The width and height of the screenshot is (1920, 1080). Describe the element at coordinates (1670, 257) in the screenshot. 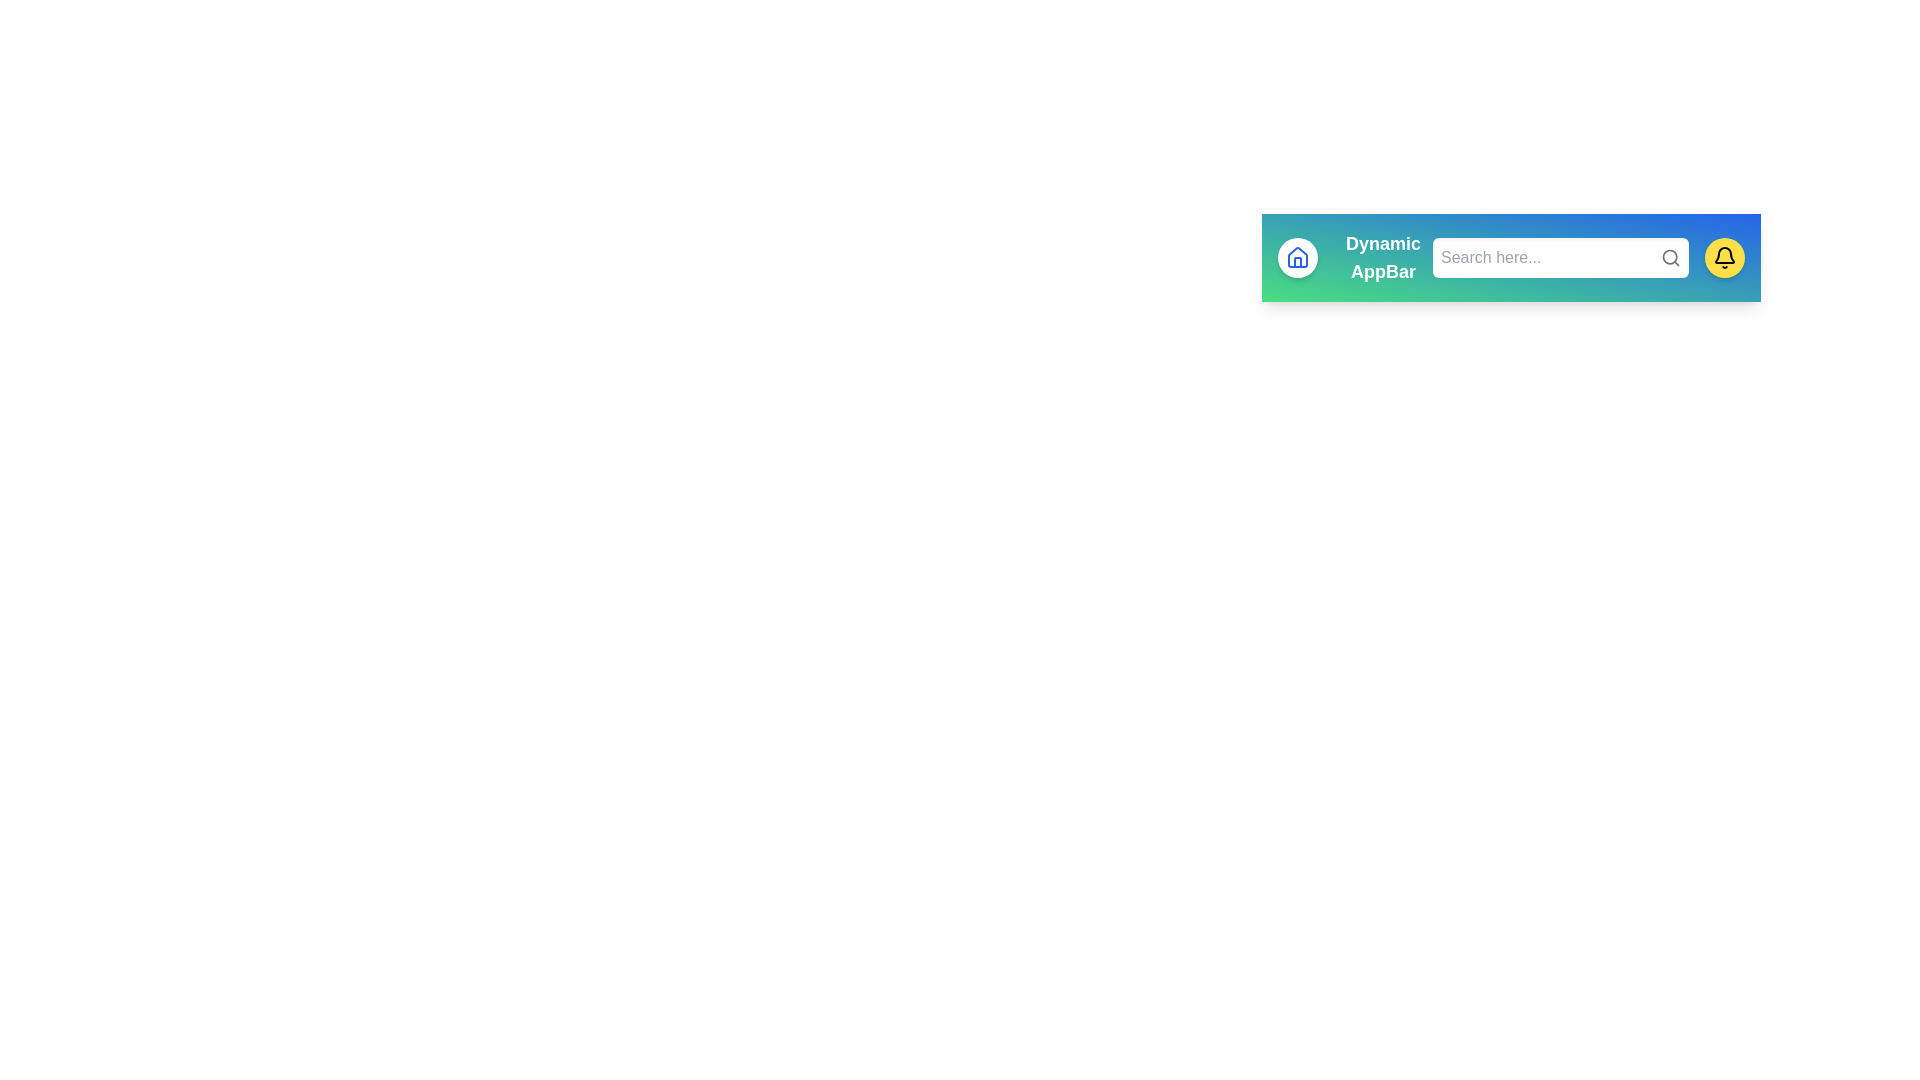

I see `the search icon to initiate a search` at that location.